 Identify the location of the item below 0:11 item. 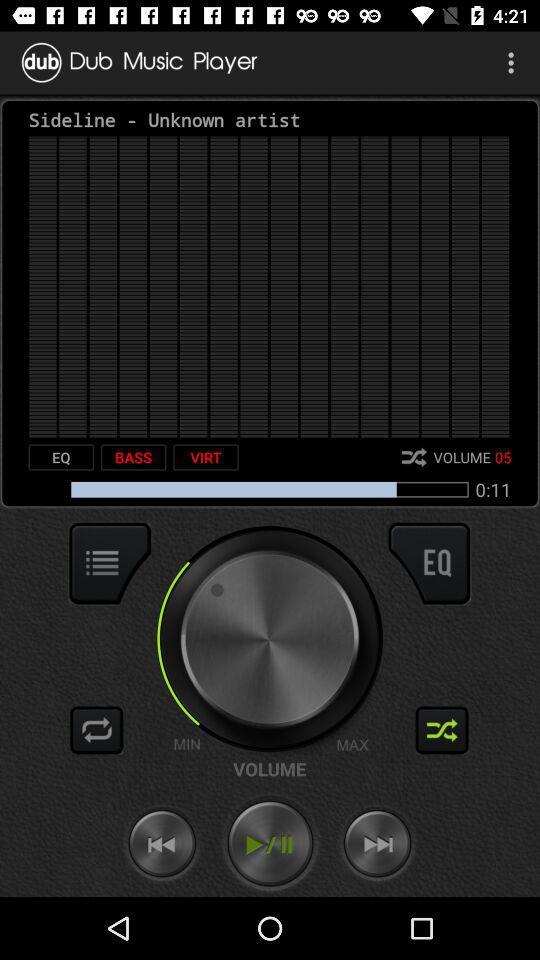
(428, 563).